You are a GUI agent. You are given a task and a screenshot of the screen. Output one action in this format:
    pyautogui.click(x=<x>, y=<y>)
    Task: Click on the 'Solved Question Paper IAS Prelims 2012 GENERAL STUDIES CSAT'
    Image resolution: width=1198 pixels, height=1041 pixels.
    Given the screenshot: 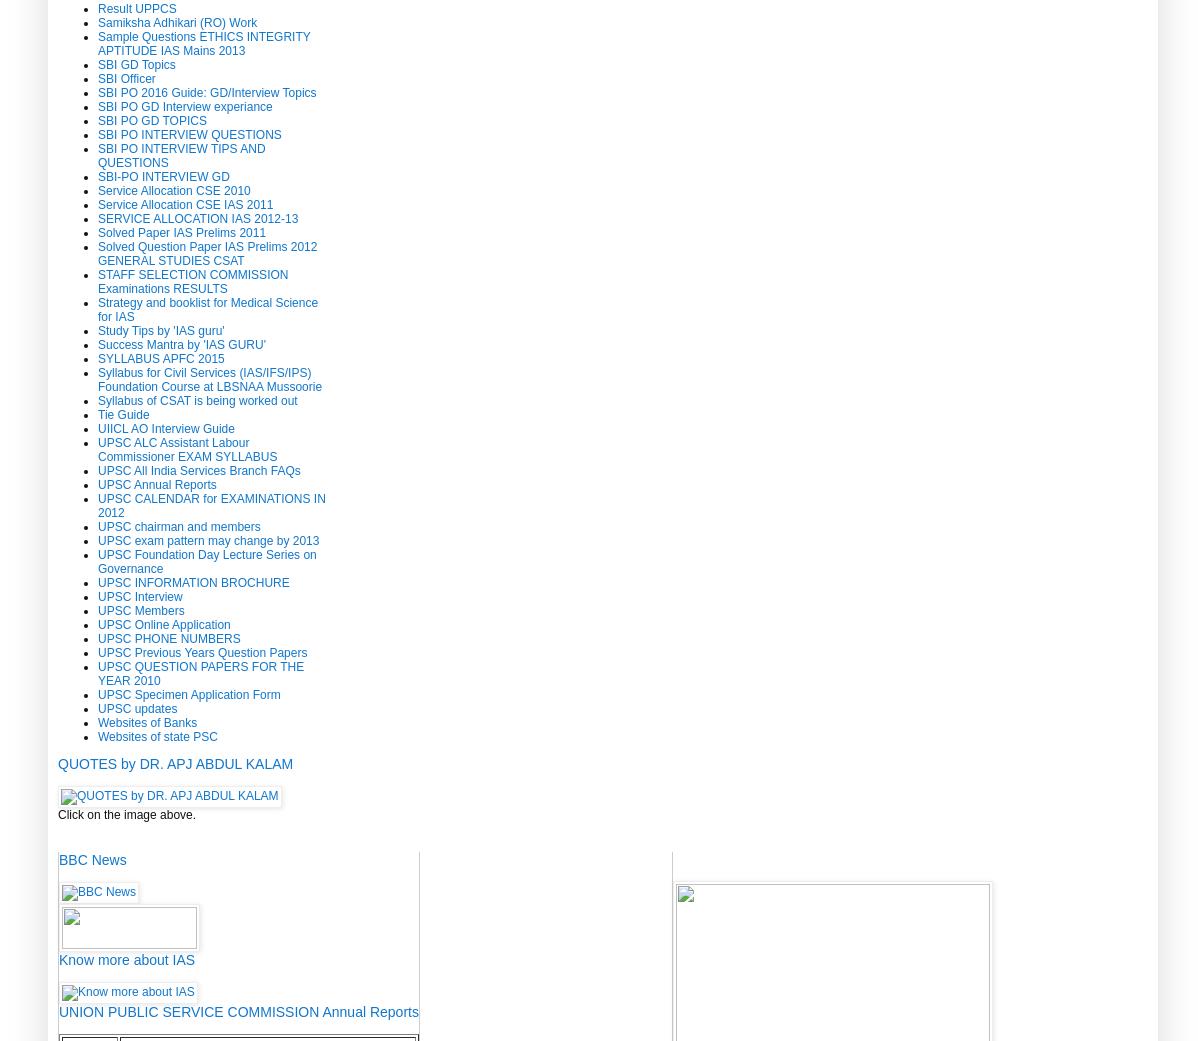 What is the action you would take?
    pyautogui.click(x=207, y=251)
    